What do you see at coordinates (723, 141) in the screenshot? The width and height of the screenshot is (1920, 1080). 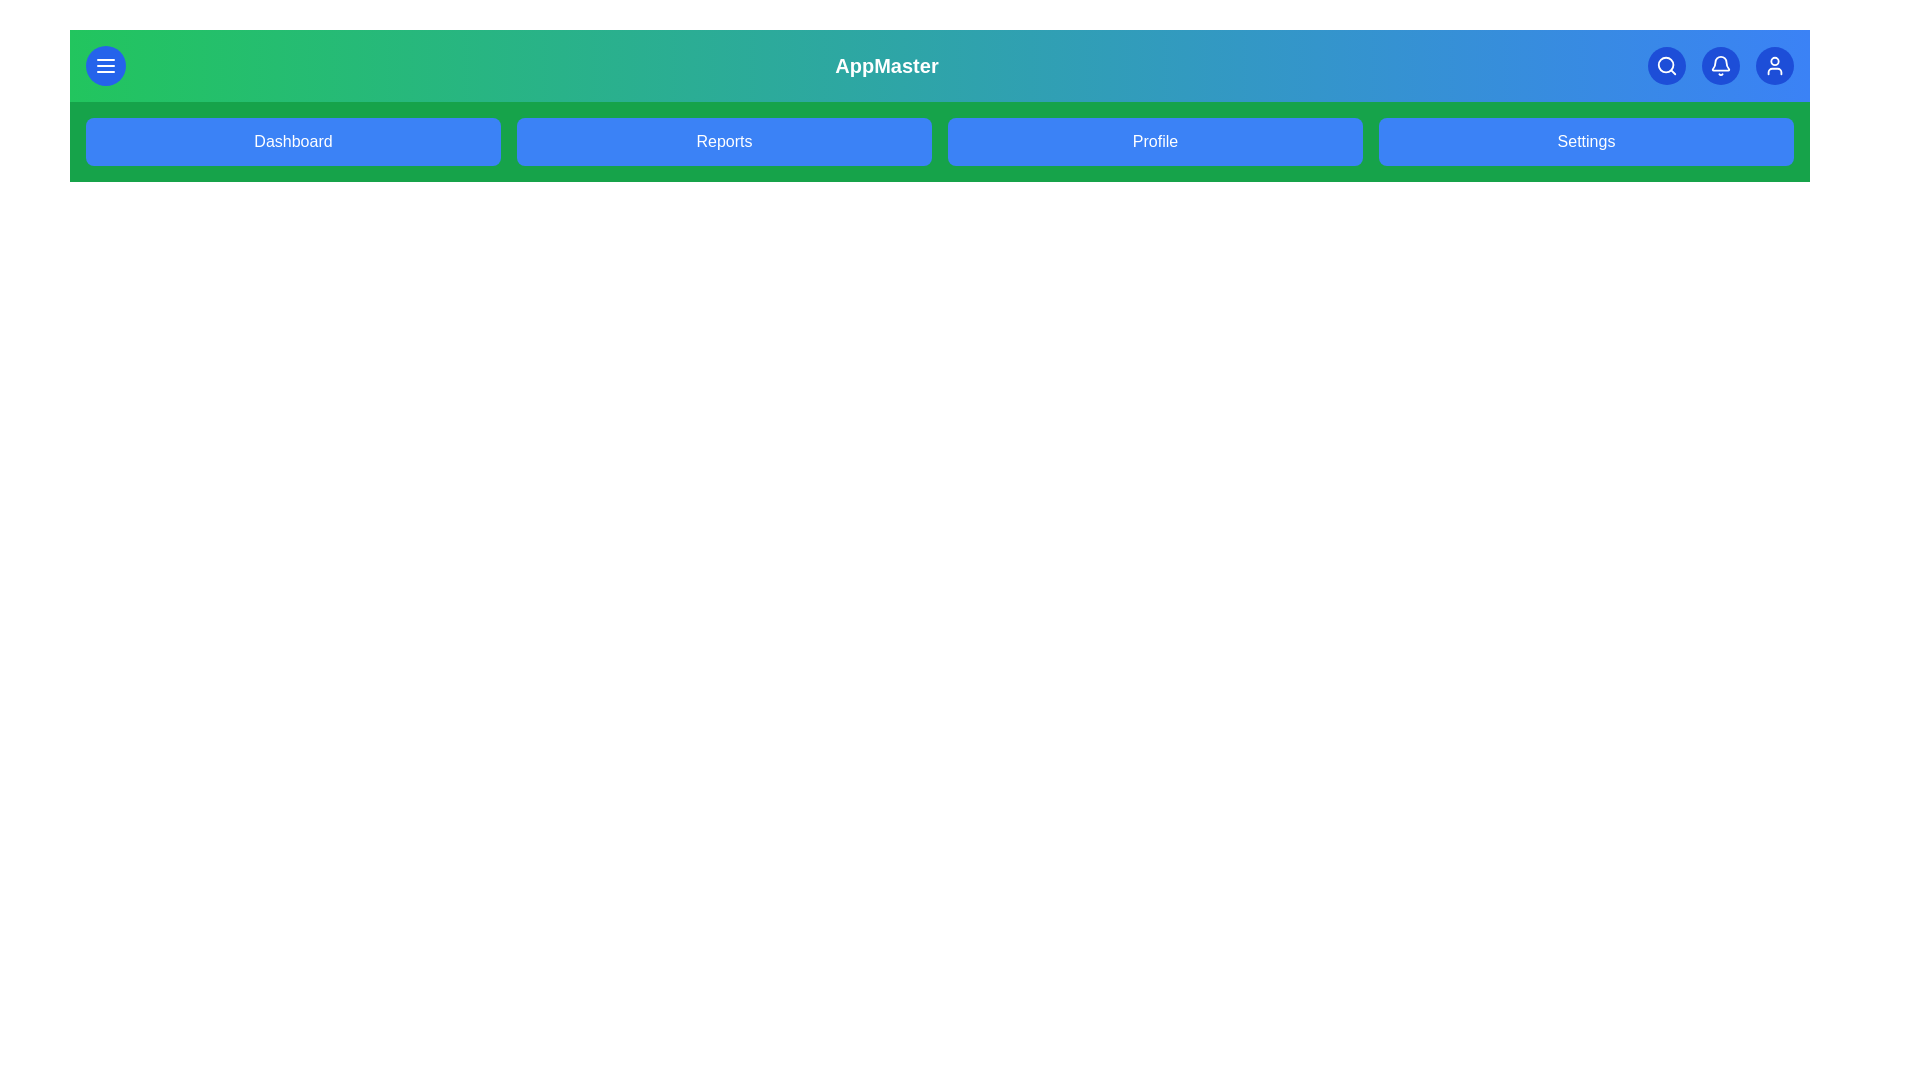 I see `the Reports link in the navigation bar` at bounding box center [723, 141].